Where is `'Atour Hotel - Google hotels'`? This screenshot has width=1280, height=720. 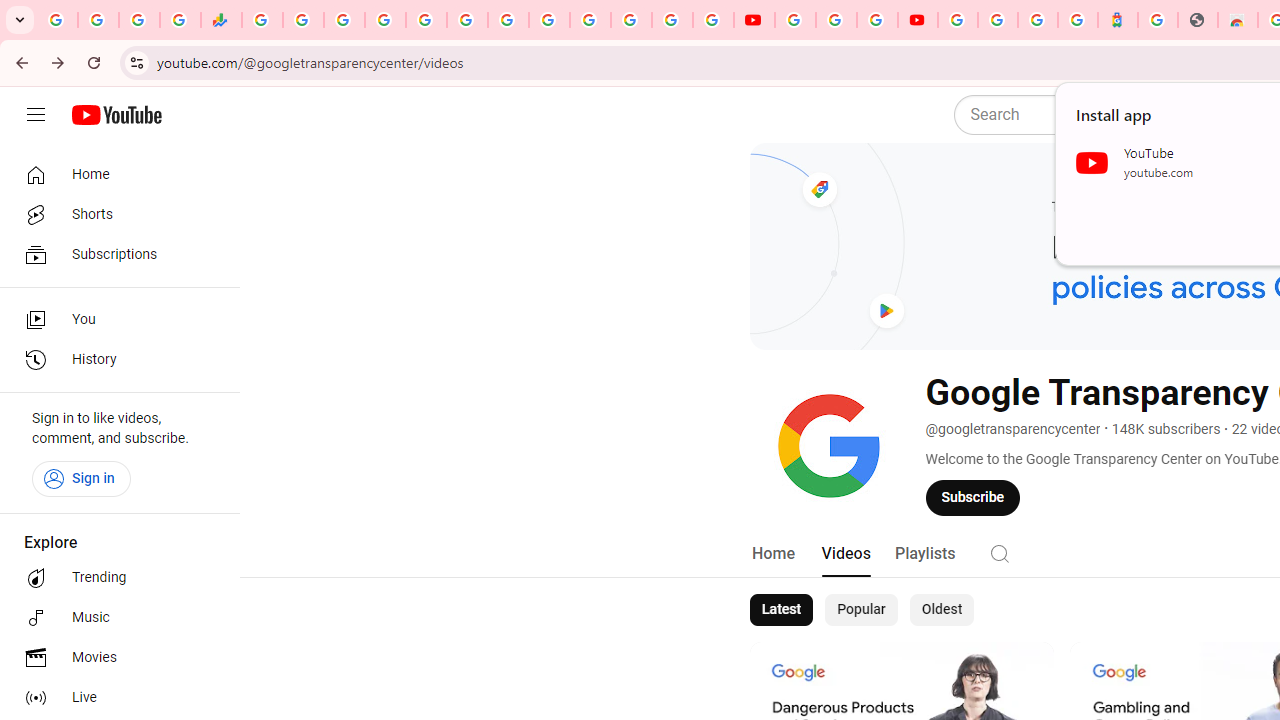
'Atour Hotel - Google hotels' is located at coordinates (1117, 20).